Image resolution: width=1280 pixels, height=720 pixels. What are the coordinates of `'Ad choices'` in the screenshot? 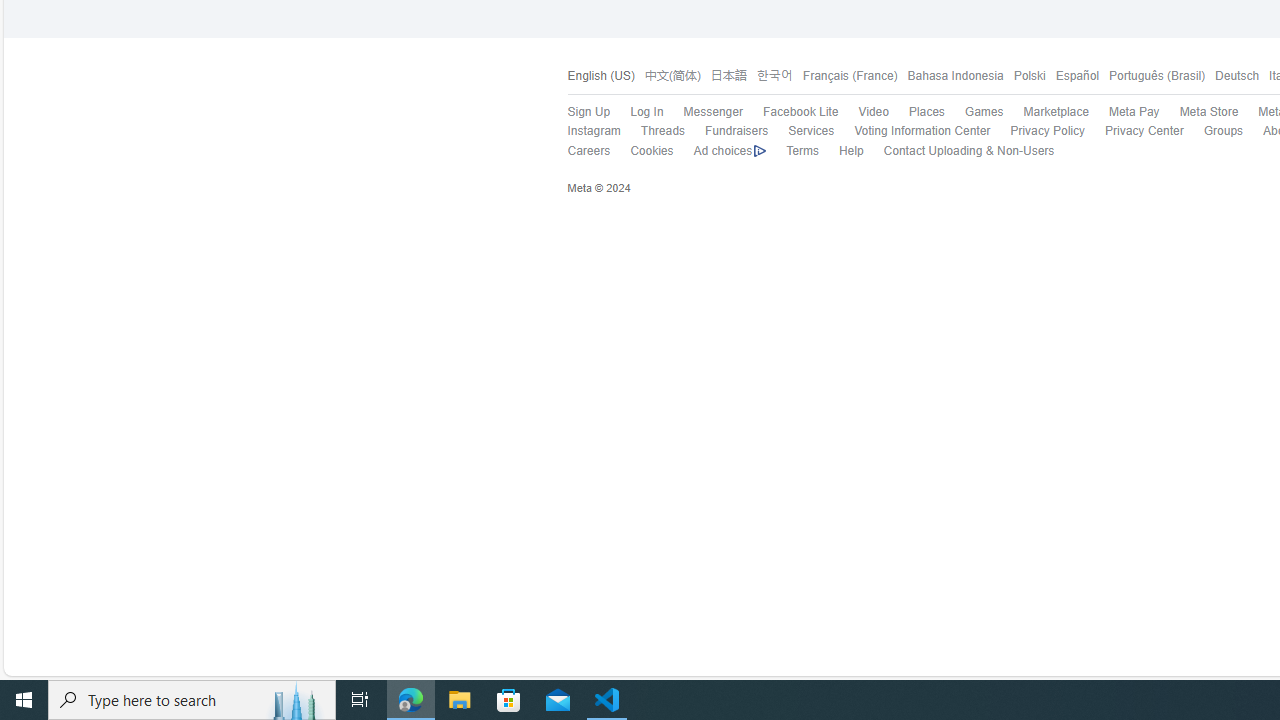 It's located at (720, 150).